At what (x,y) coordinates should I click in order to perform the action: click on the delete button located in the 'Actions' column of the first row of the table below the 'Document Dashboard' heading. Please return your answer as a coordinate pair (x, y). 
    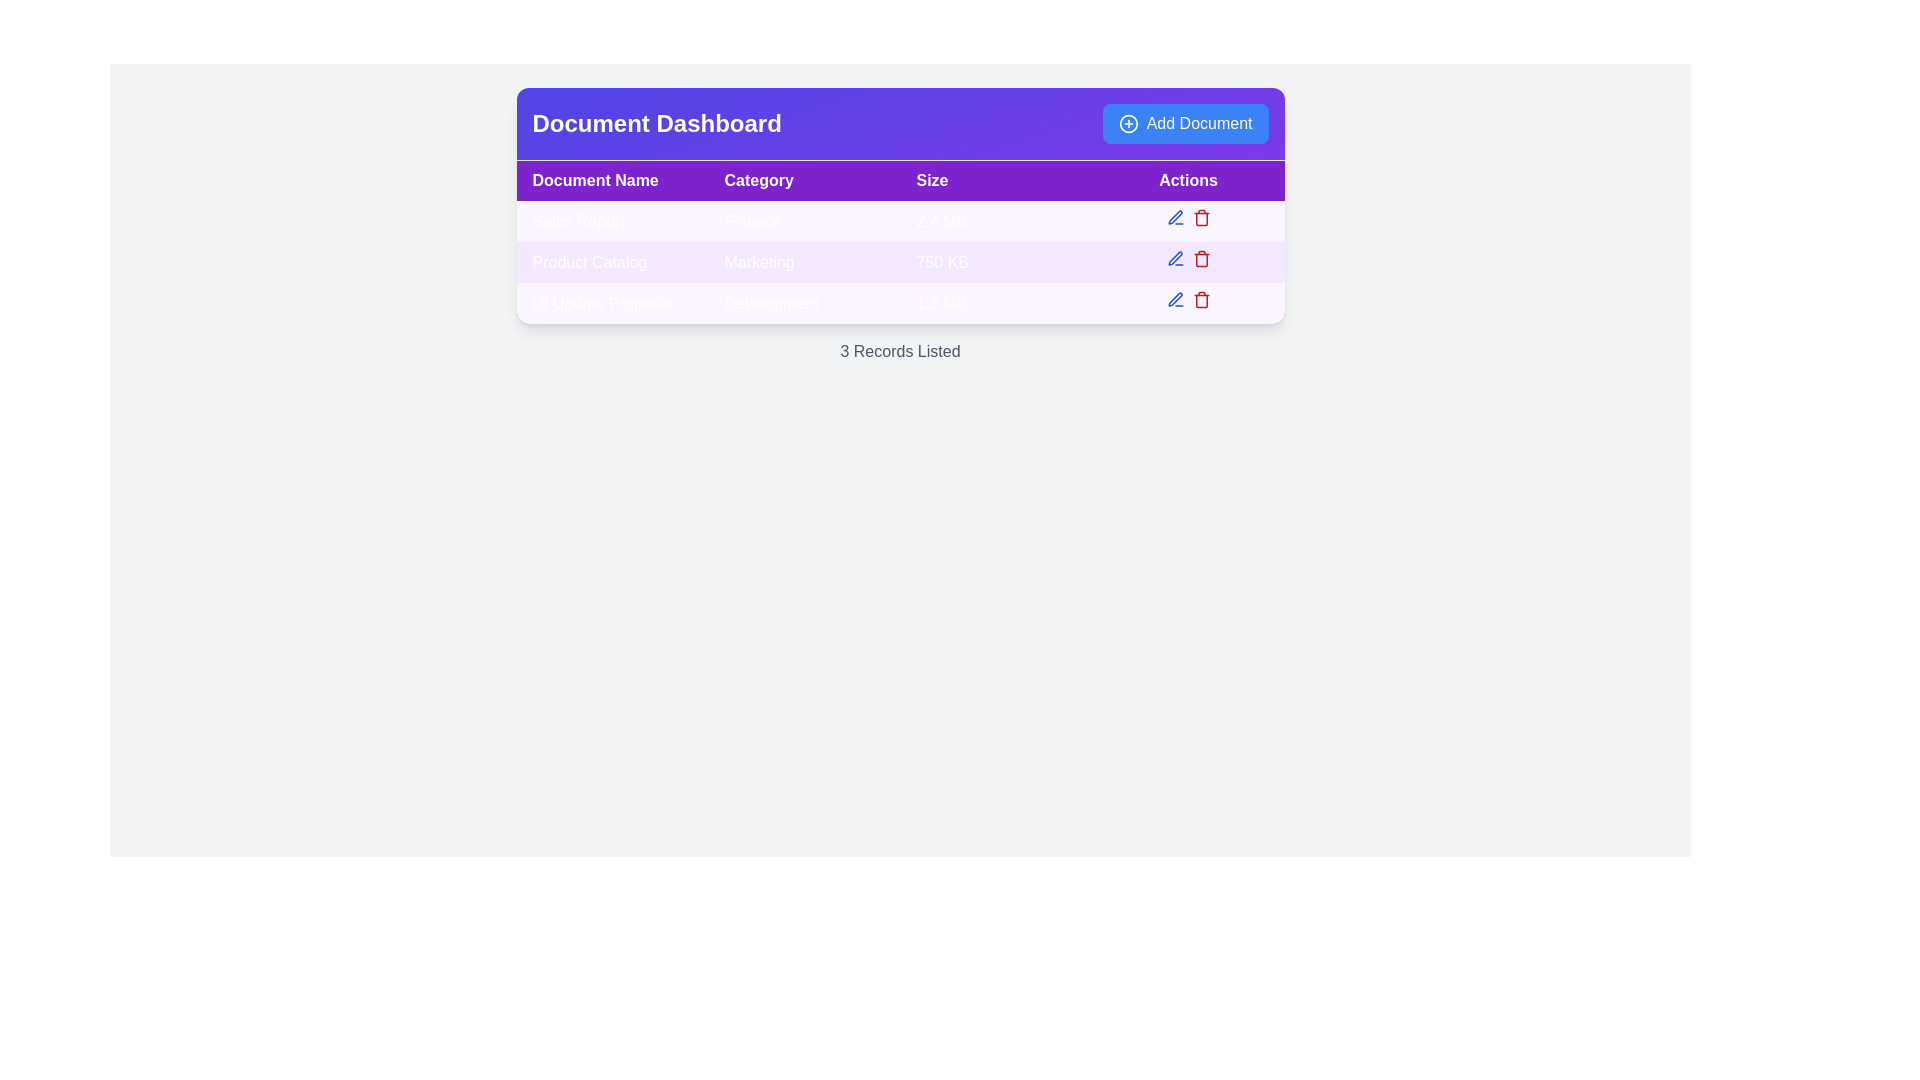
    Looking at the image, I should click on (1200, 218).